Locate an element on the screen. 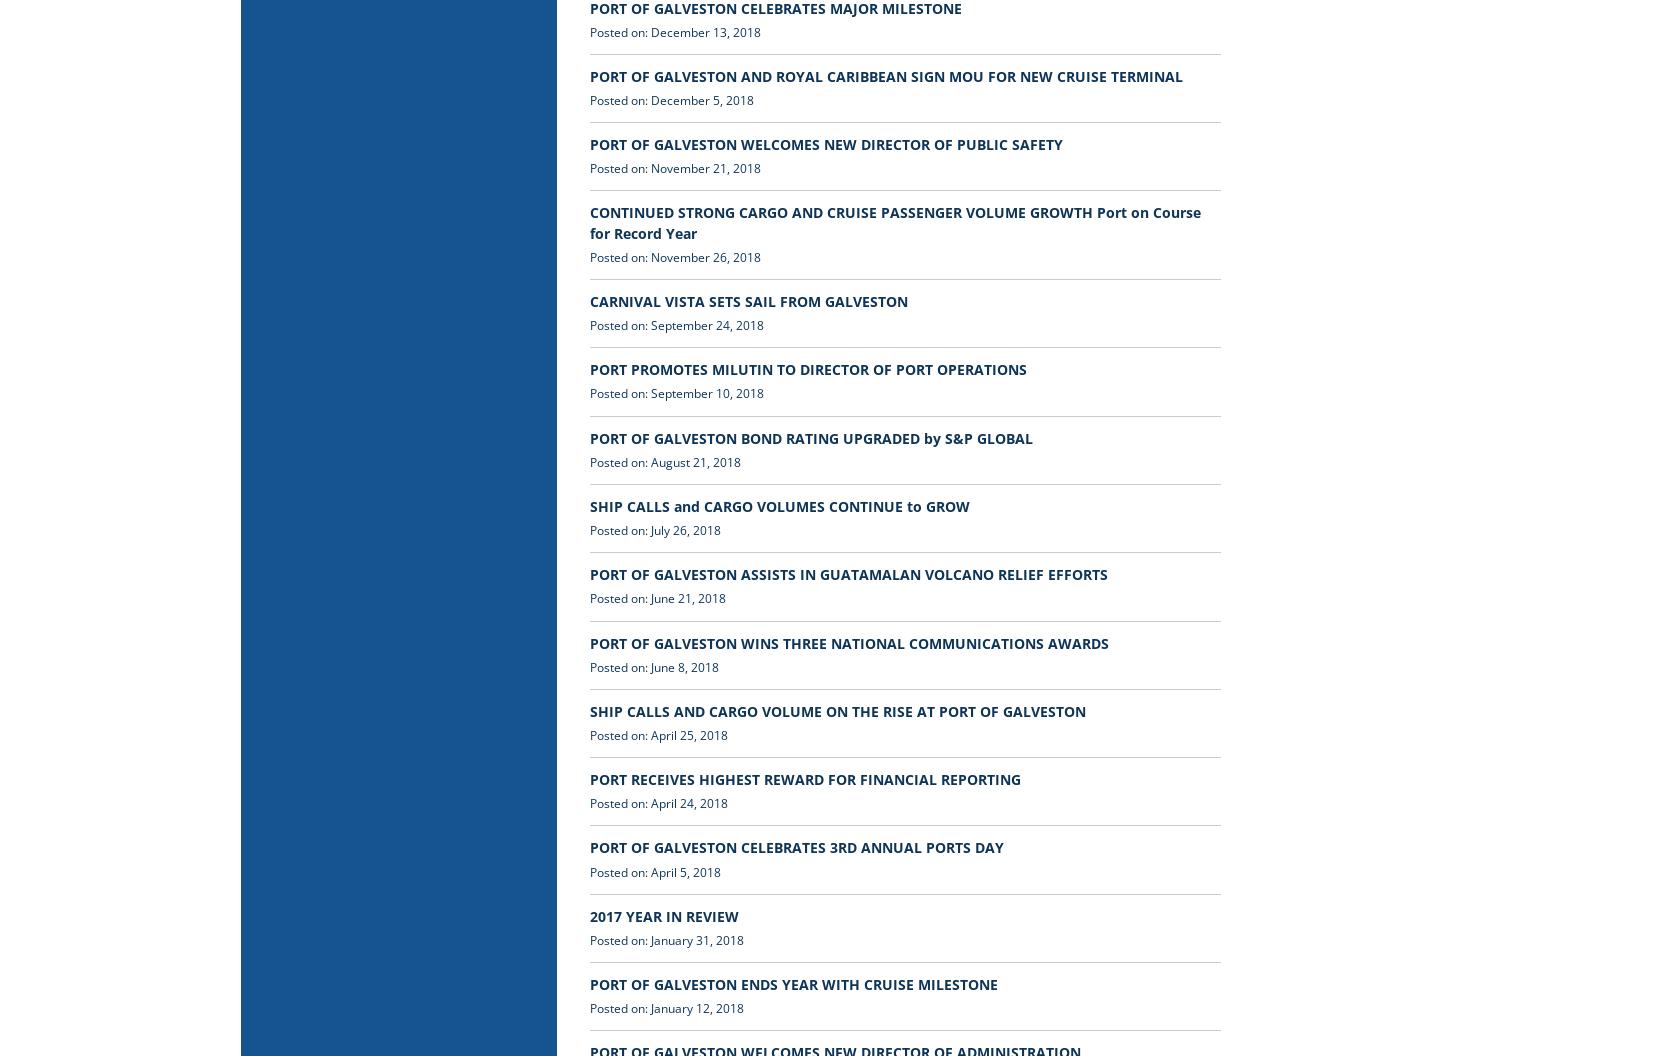 This screenshot has height=1056, width=1653. 'PORT OF GALVESTON ENDS YEAR WITH CRUISE MILESTONE' is located at coordinates (792, 984).